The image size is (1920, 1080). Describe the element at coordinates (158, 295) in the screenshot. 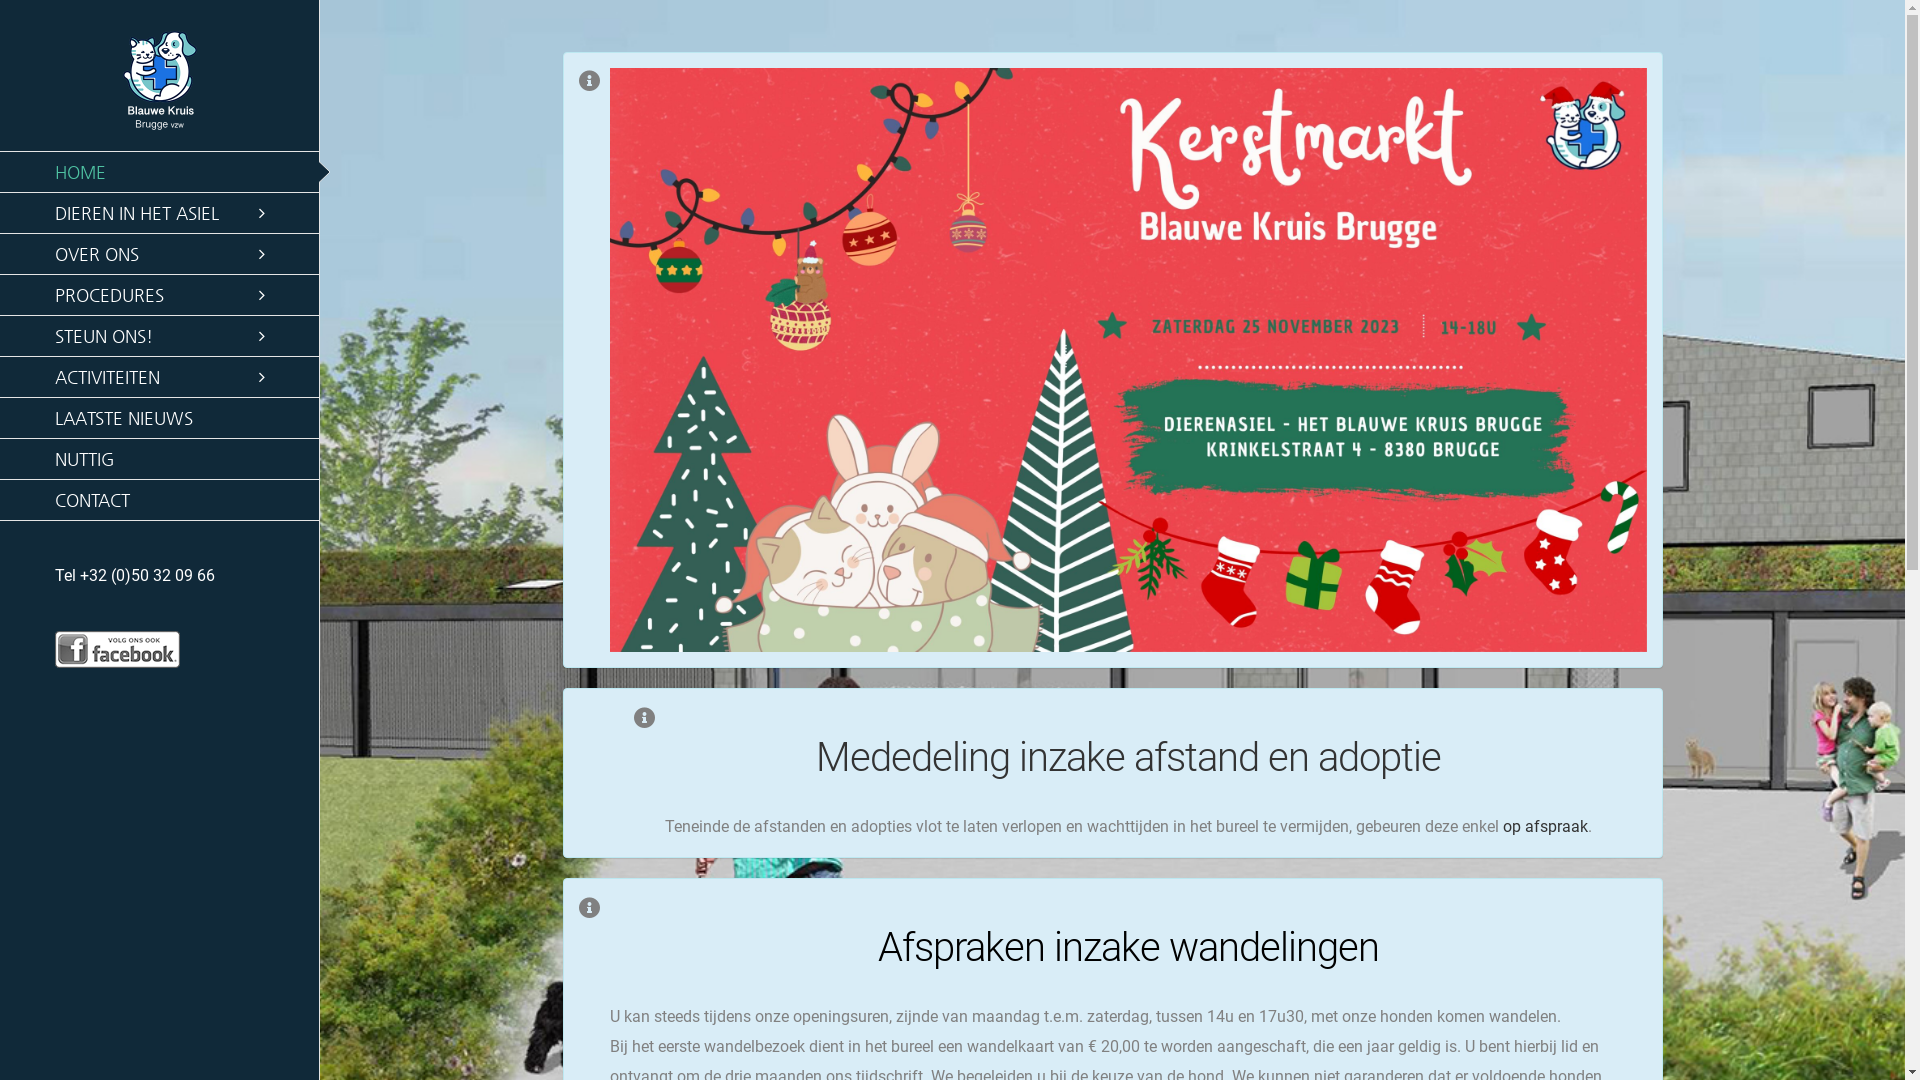

I see `'PROCEDURES'` at that location.